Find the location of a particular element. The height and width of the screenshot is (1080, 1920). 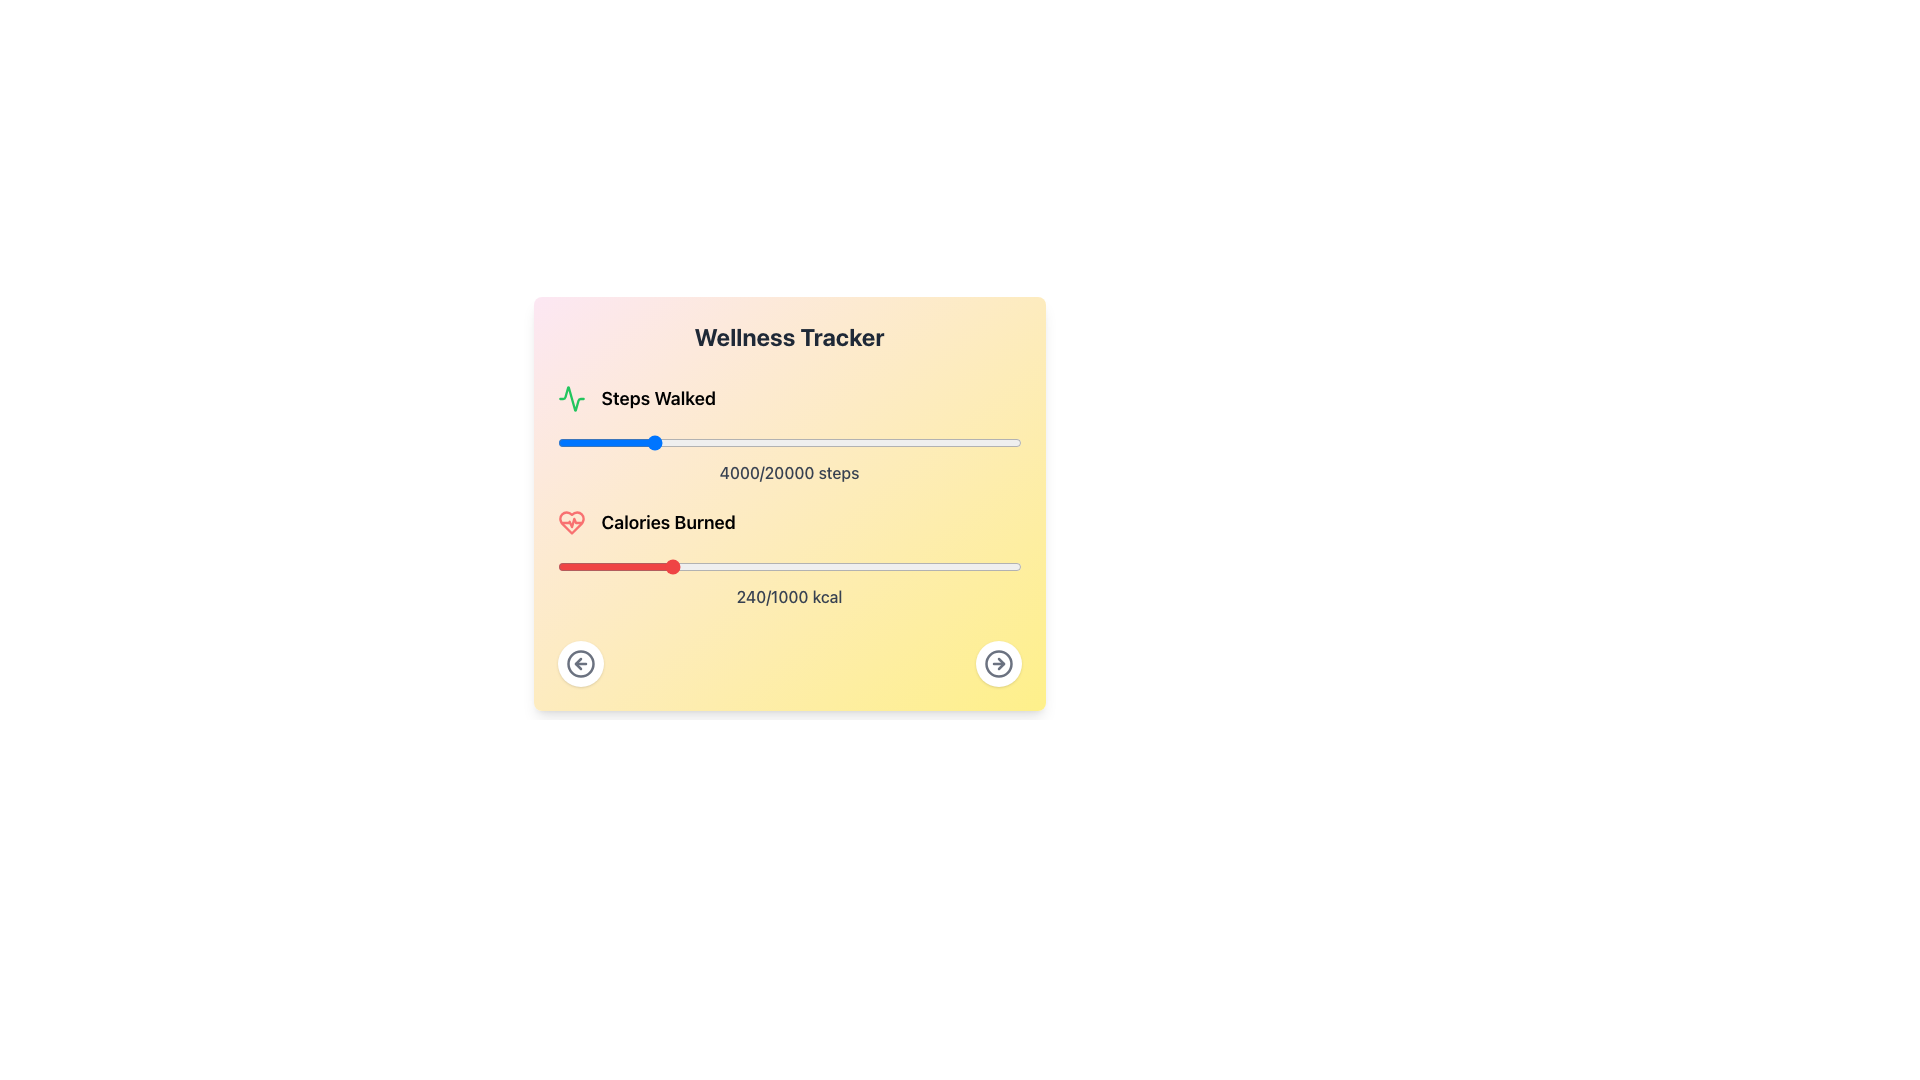

the left-facing arrow icon within the circular button located at the bottom-left corner of the Wellness Tracker interface is located at coordinates (576, 663).